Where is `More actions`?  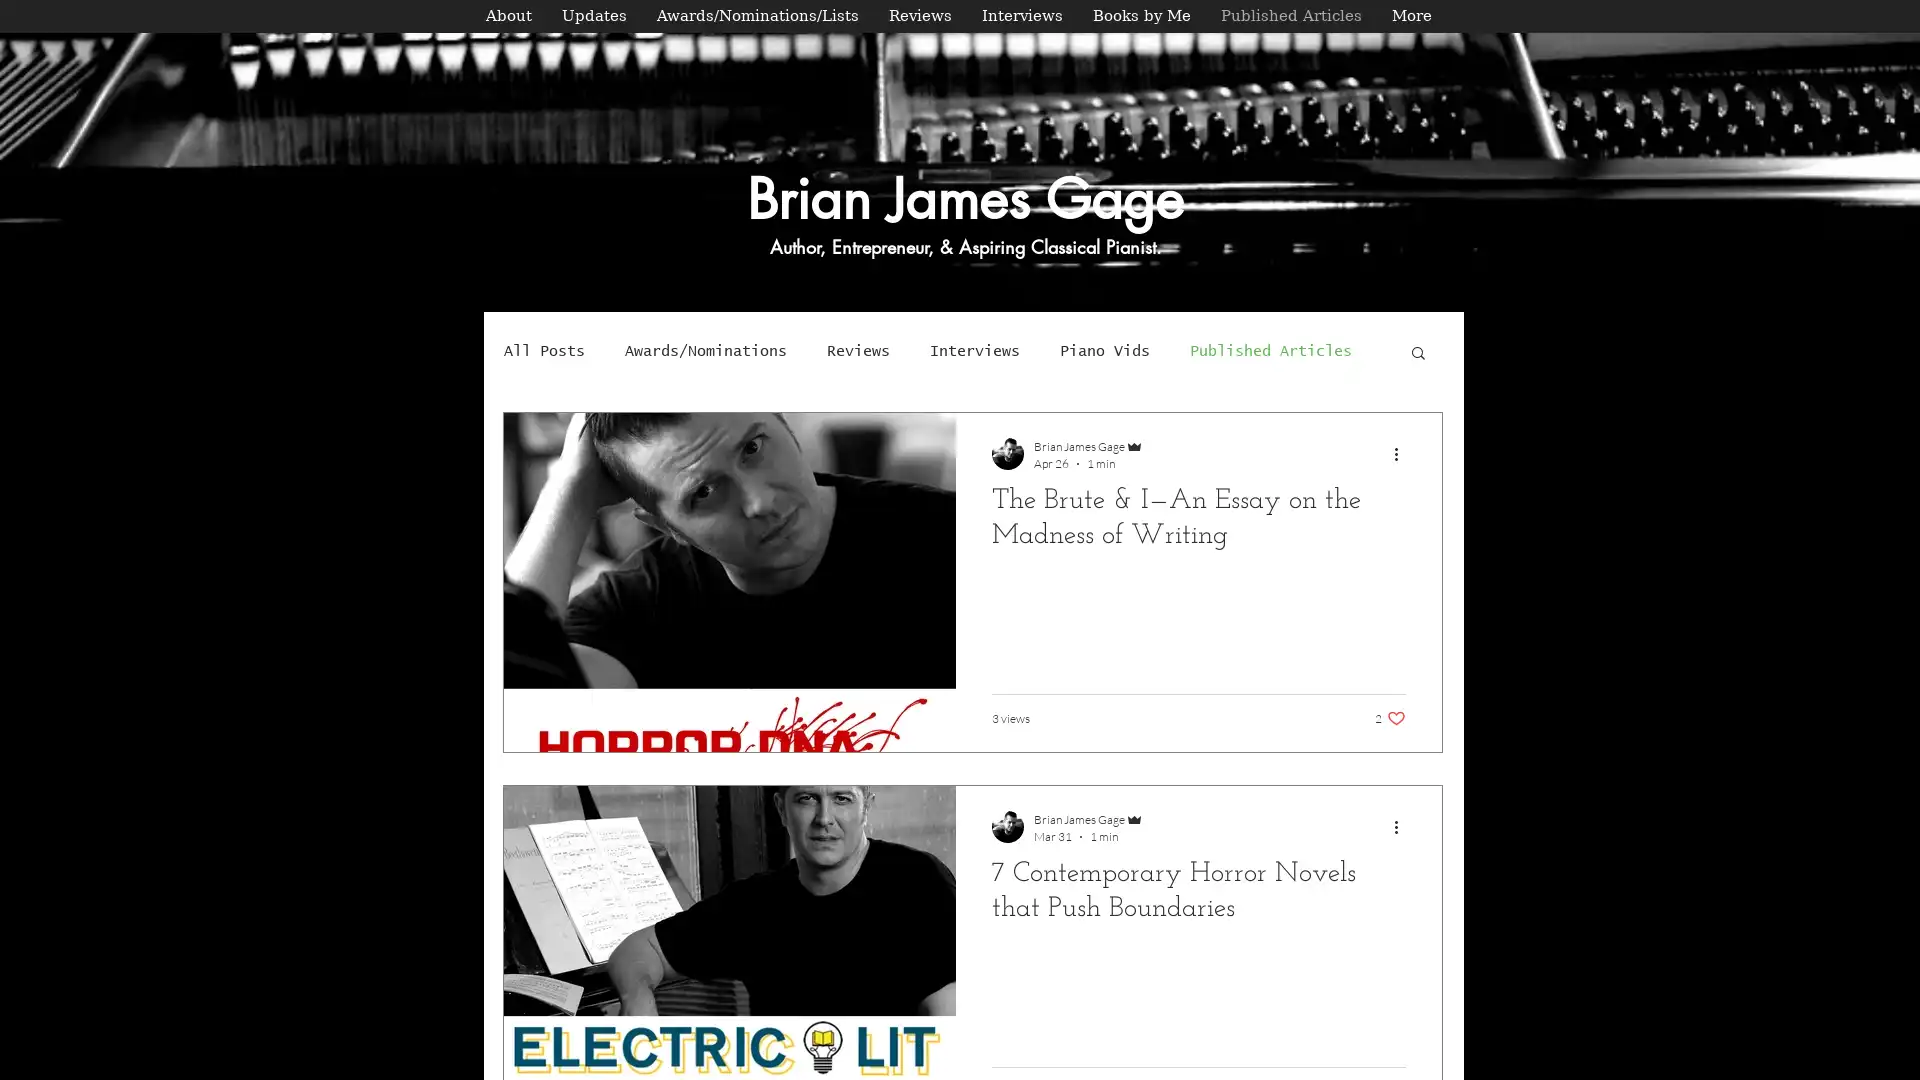 More actions is located at coordinates (1401, 453).